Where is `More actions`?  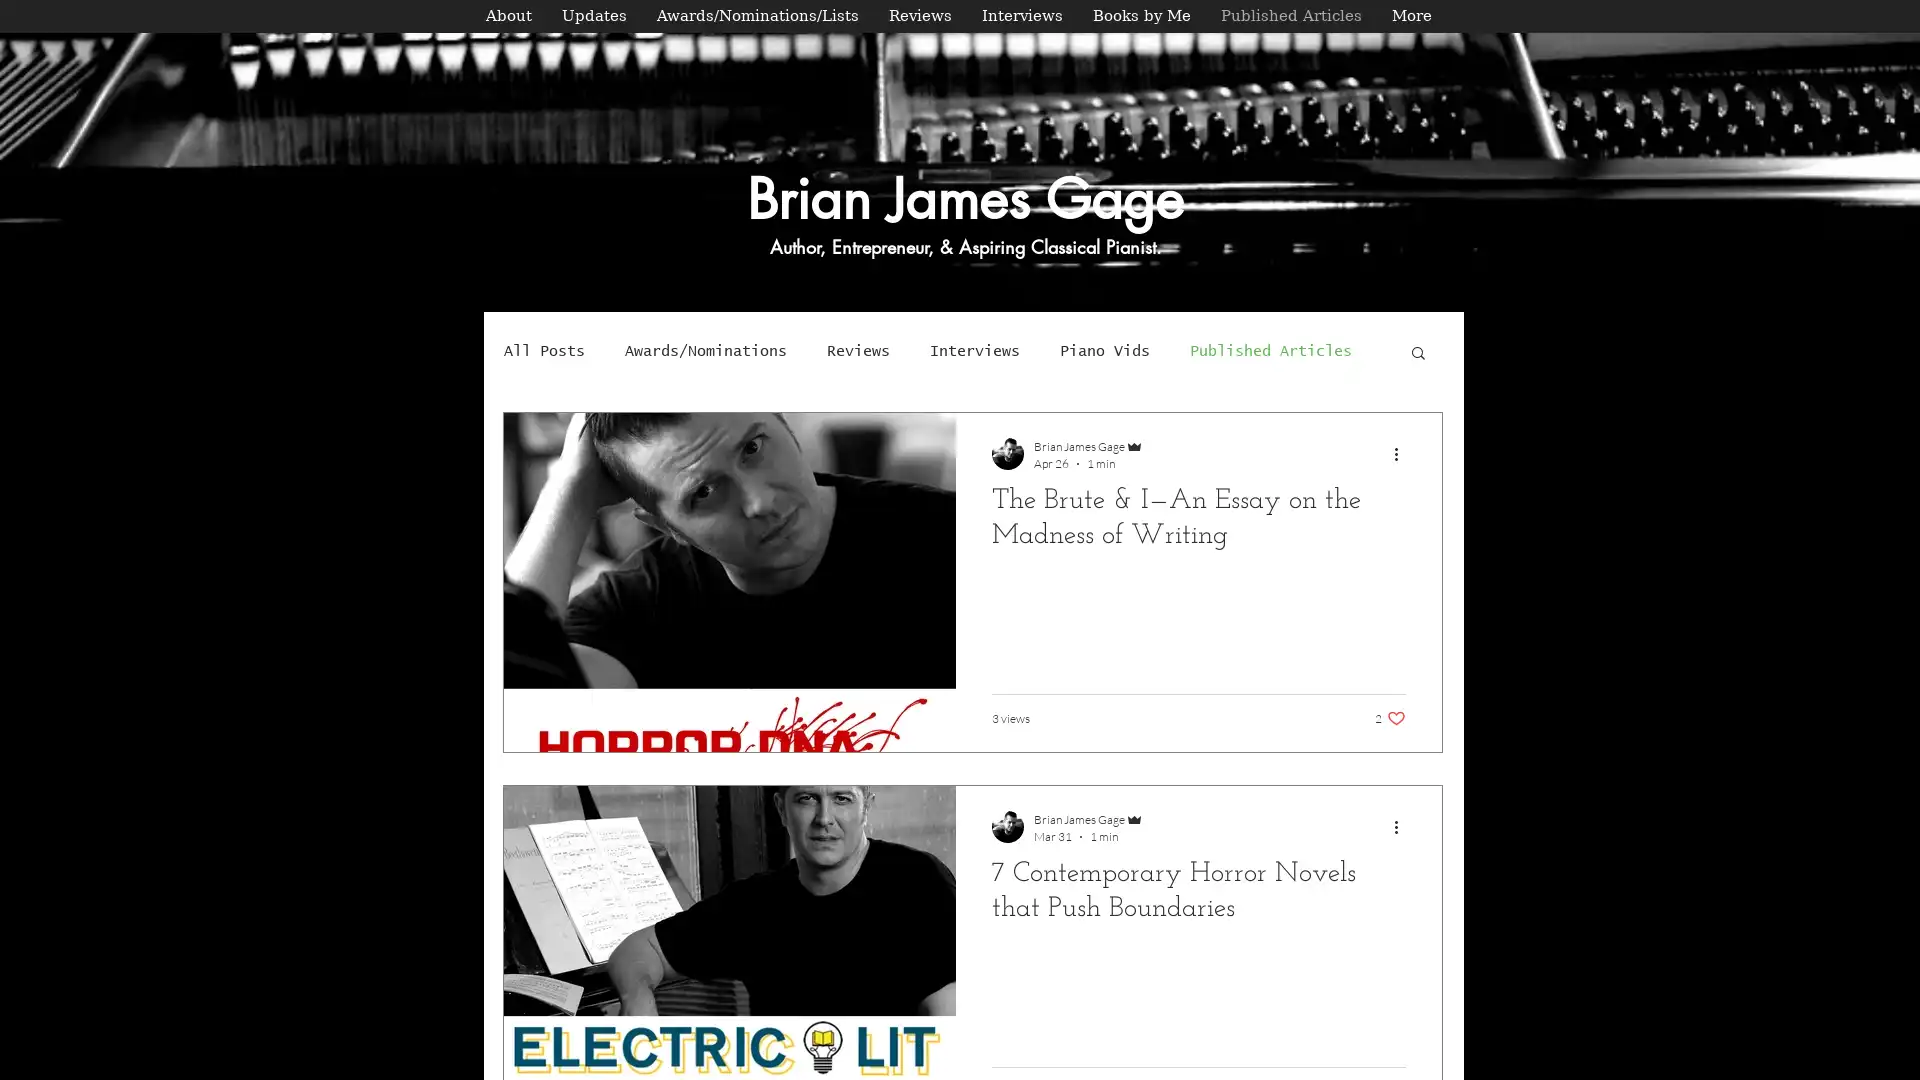 More actions is located at coordinates (1401, 453).